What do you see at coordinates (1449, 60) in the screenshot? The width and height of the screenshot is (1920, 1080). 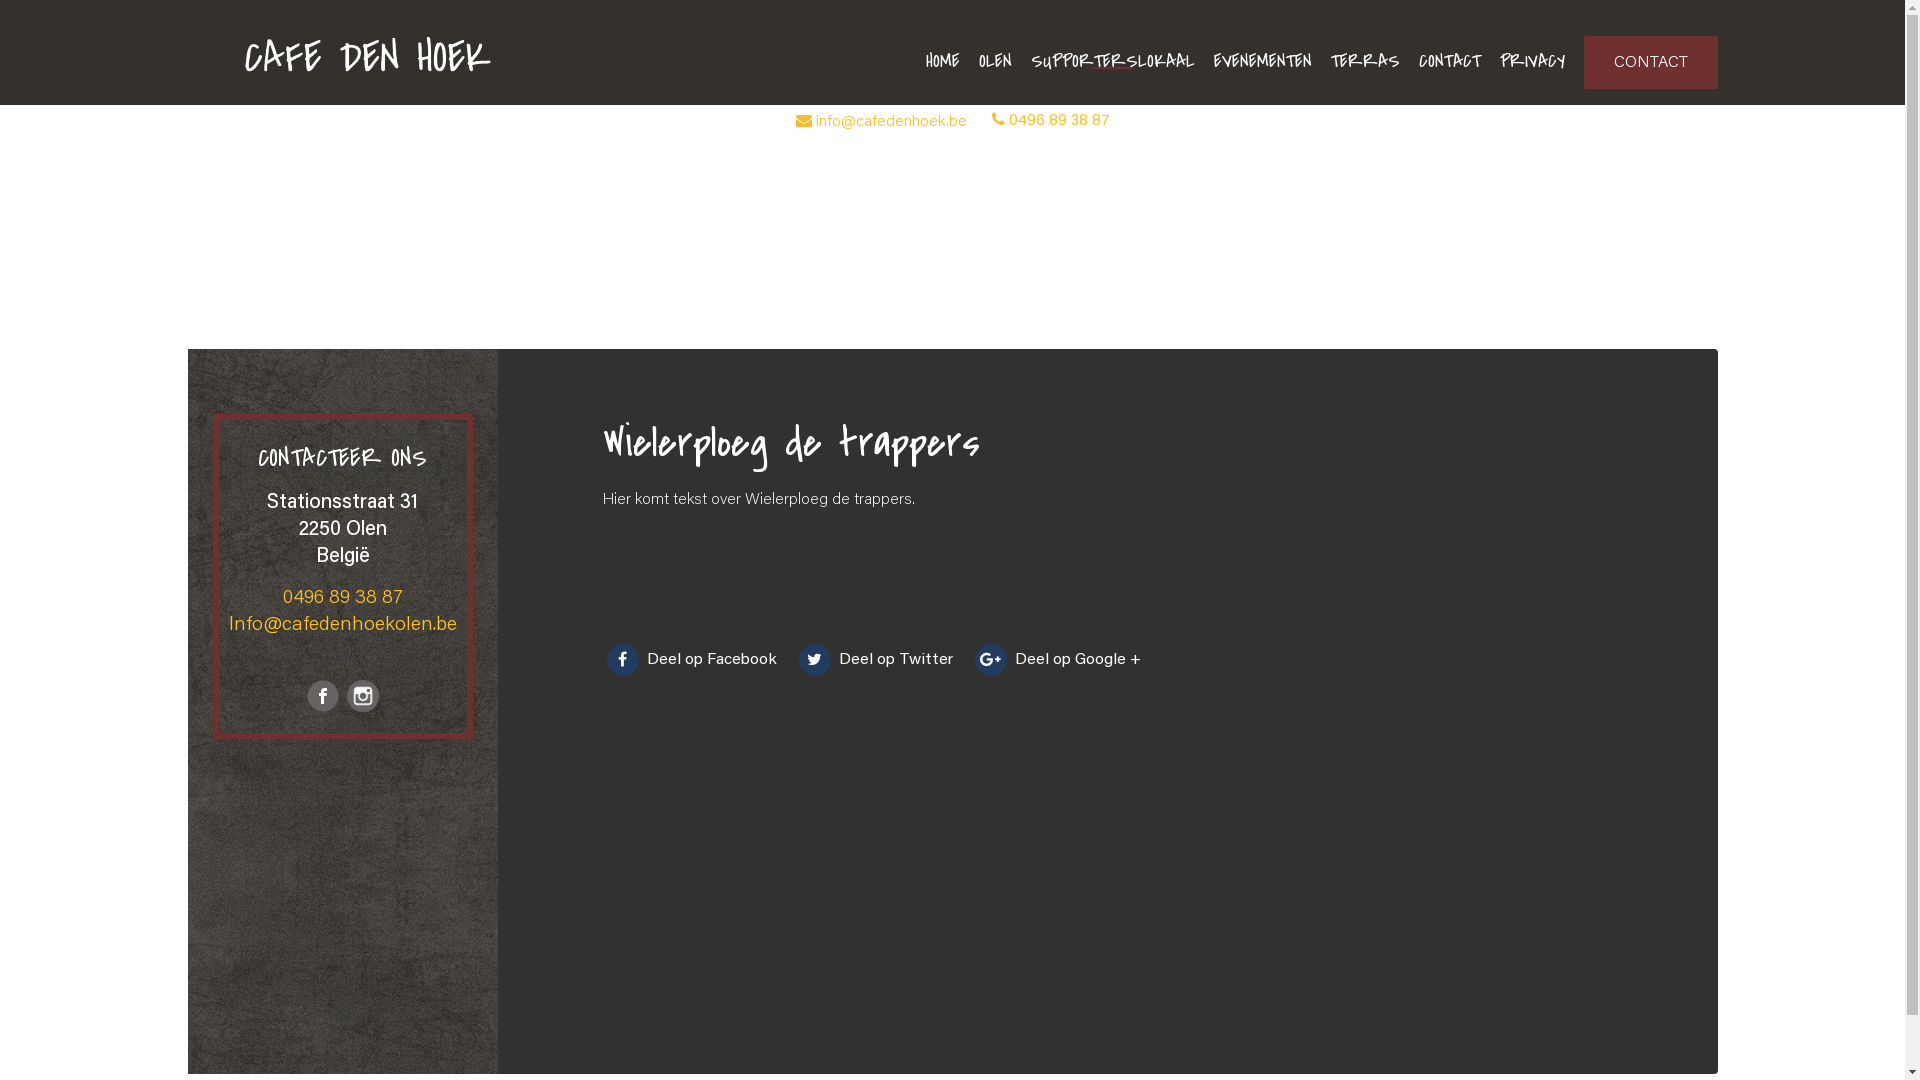 I see `'CONTACT'` at bounding box center [1449, 60].